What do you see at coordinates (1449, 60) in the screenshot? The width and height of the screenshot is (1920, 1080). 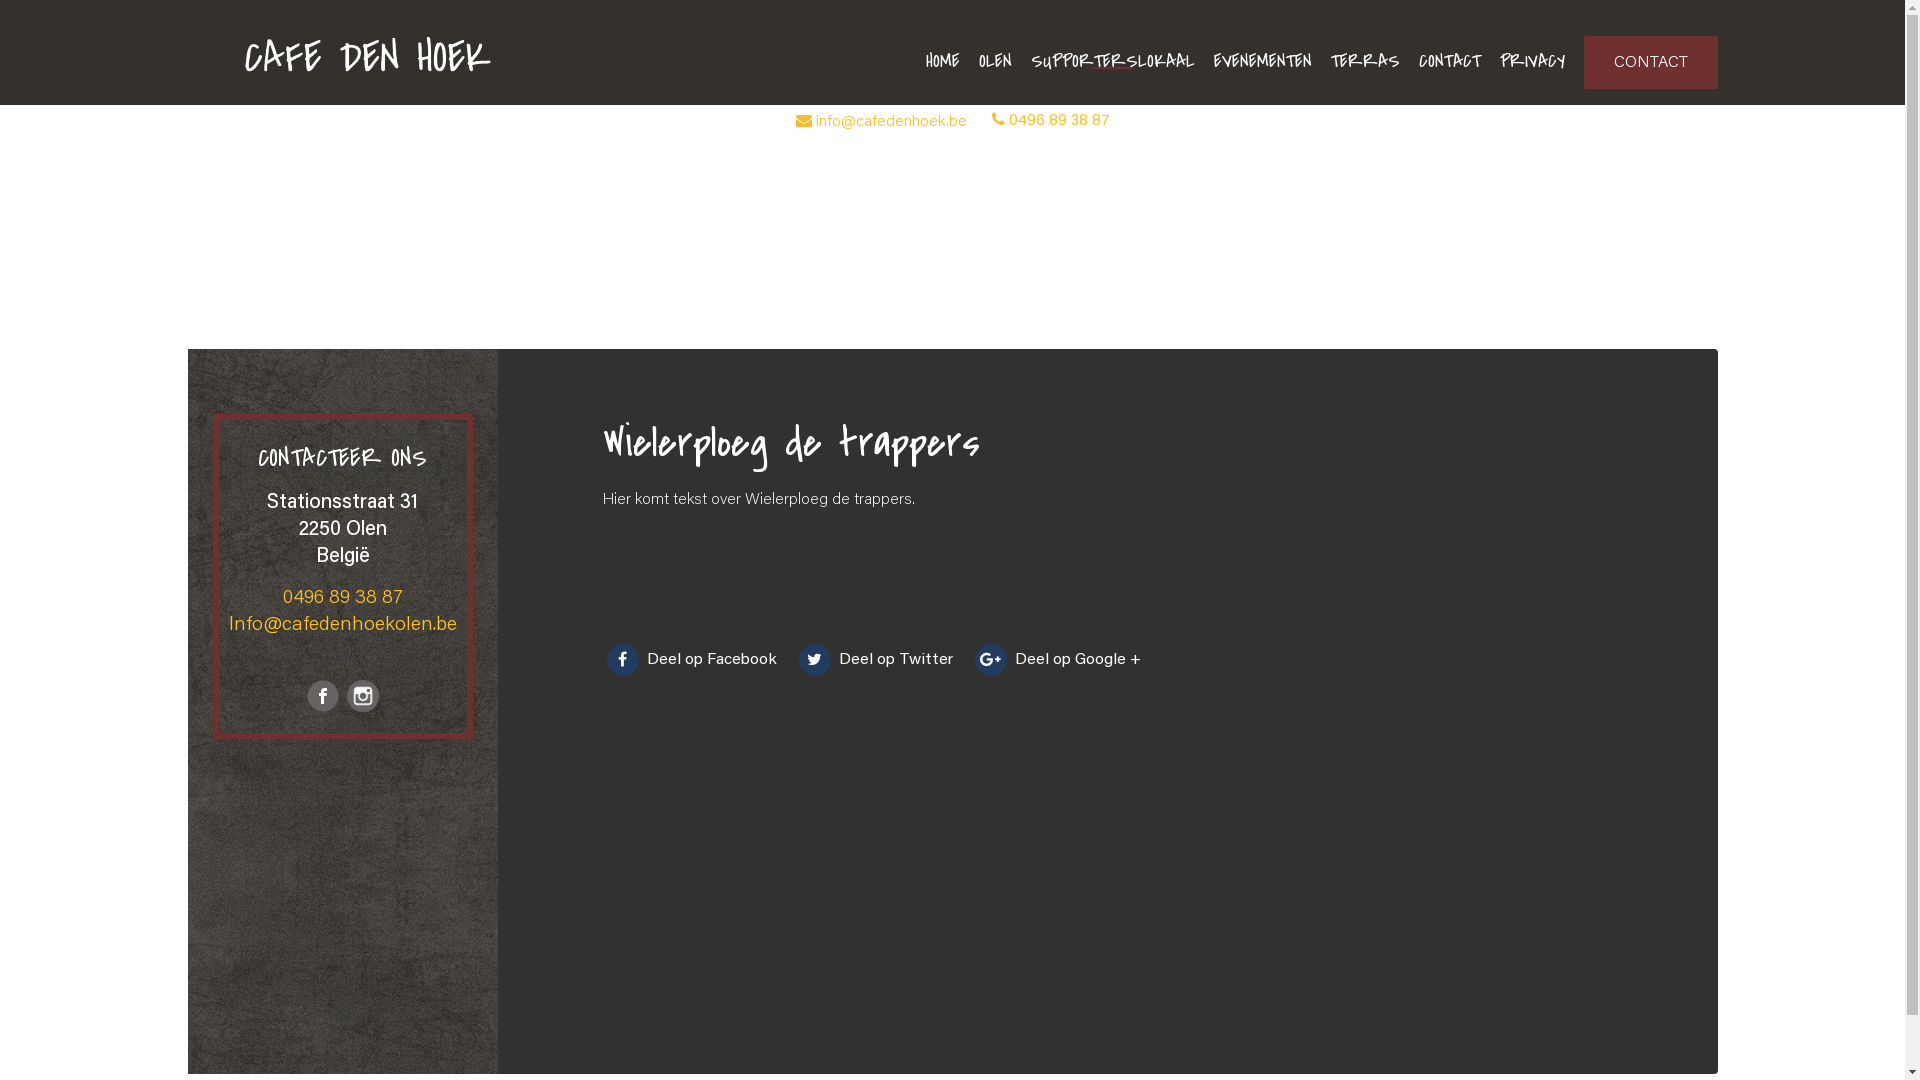 I see `'CONTACT'` at bounding box center [1449, 60].